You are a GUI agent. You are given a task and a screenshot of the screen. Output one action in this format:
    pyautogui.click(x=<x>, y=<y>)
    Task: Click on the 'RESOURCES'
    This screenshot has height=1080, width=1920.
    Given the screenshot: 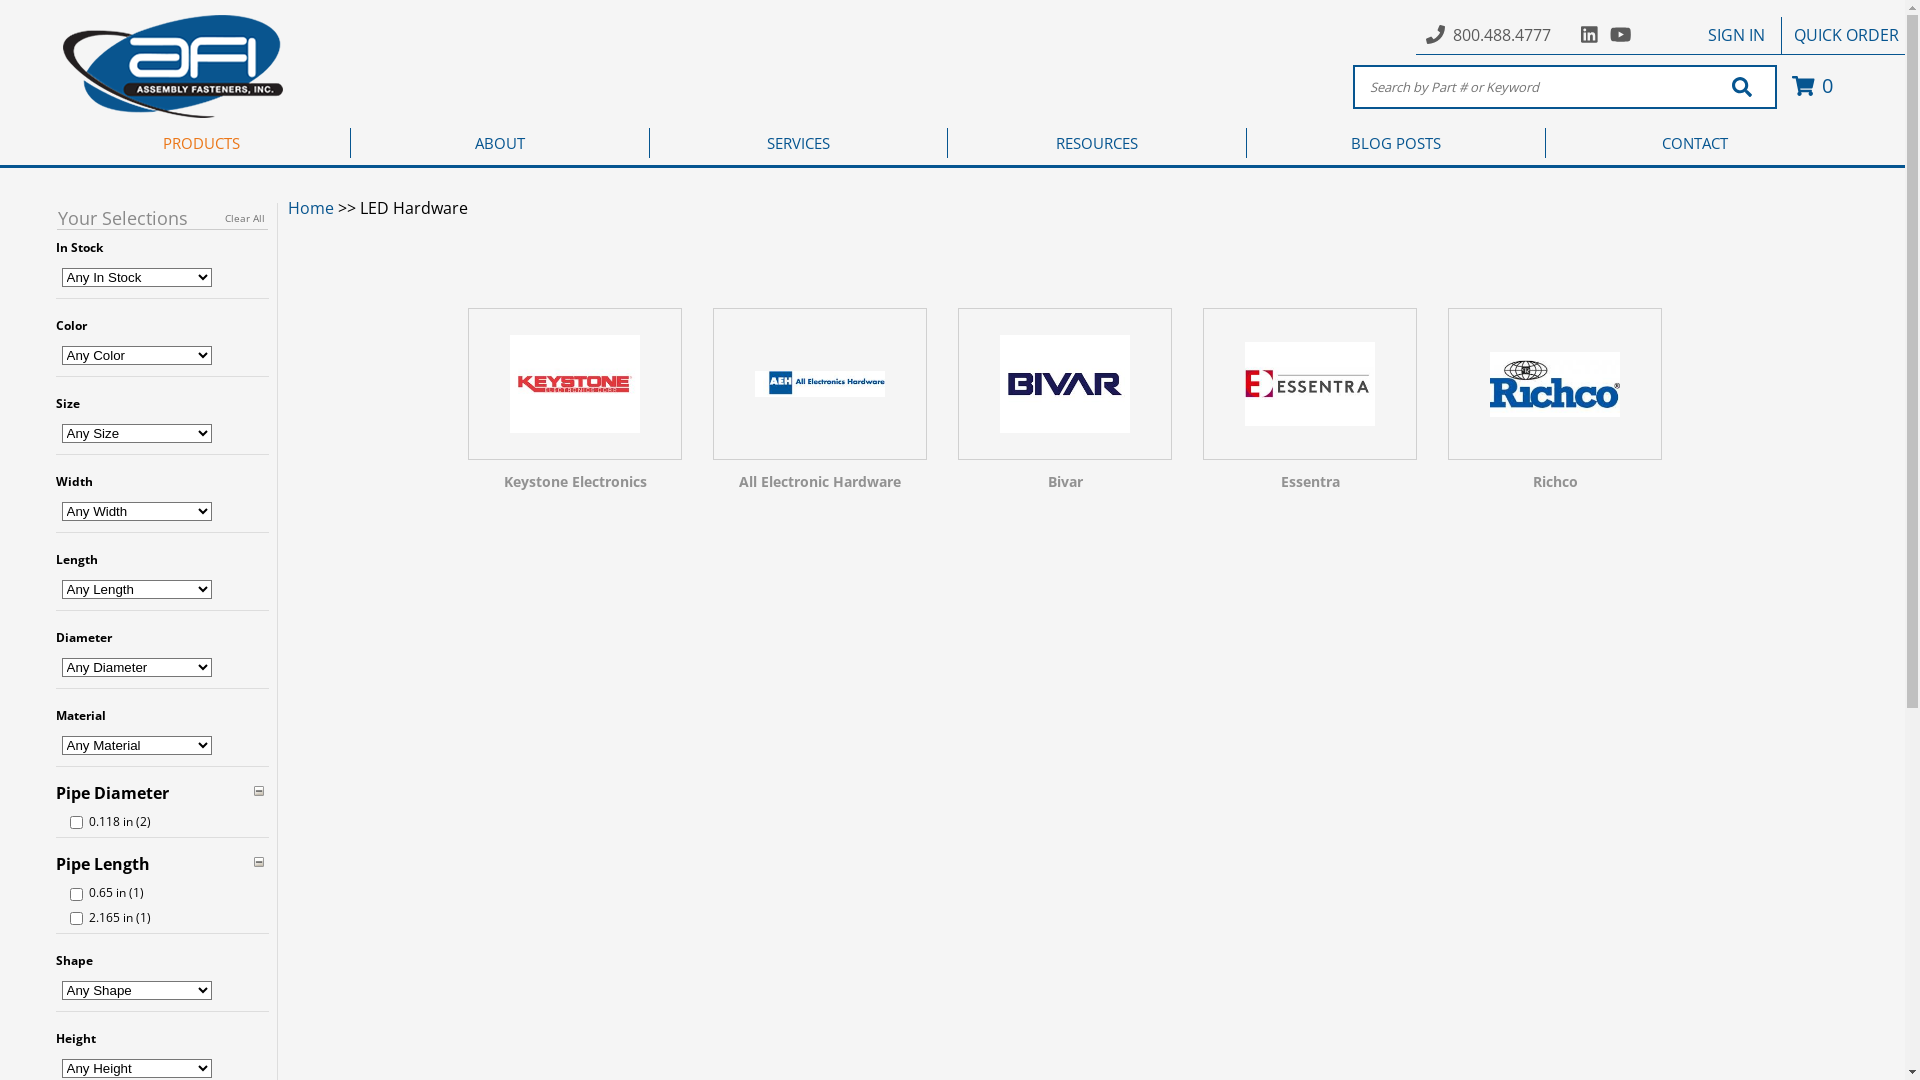 What is the action you would take?
    pyautogui.click(x=1096, y=141)
    